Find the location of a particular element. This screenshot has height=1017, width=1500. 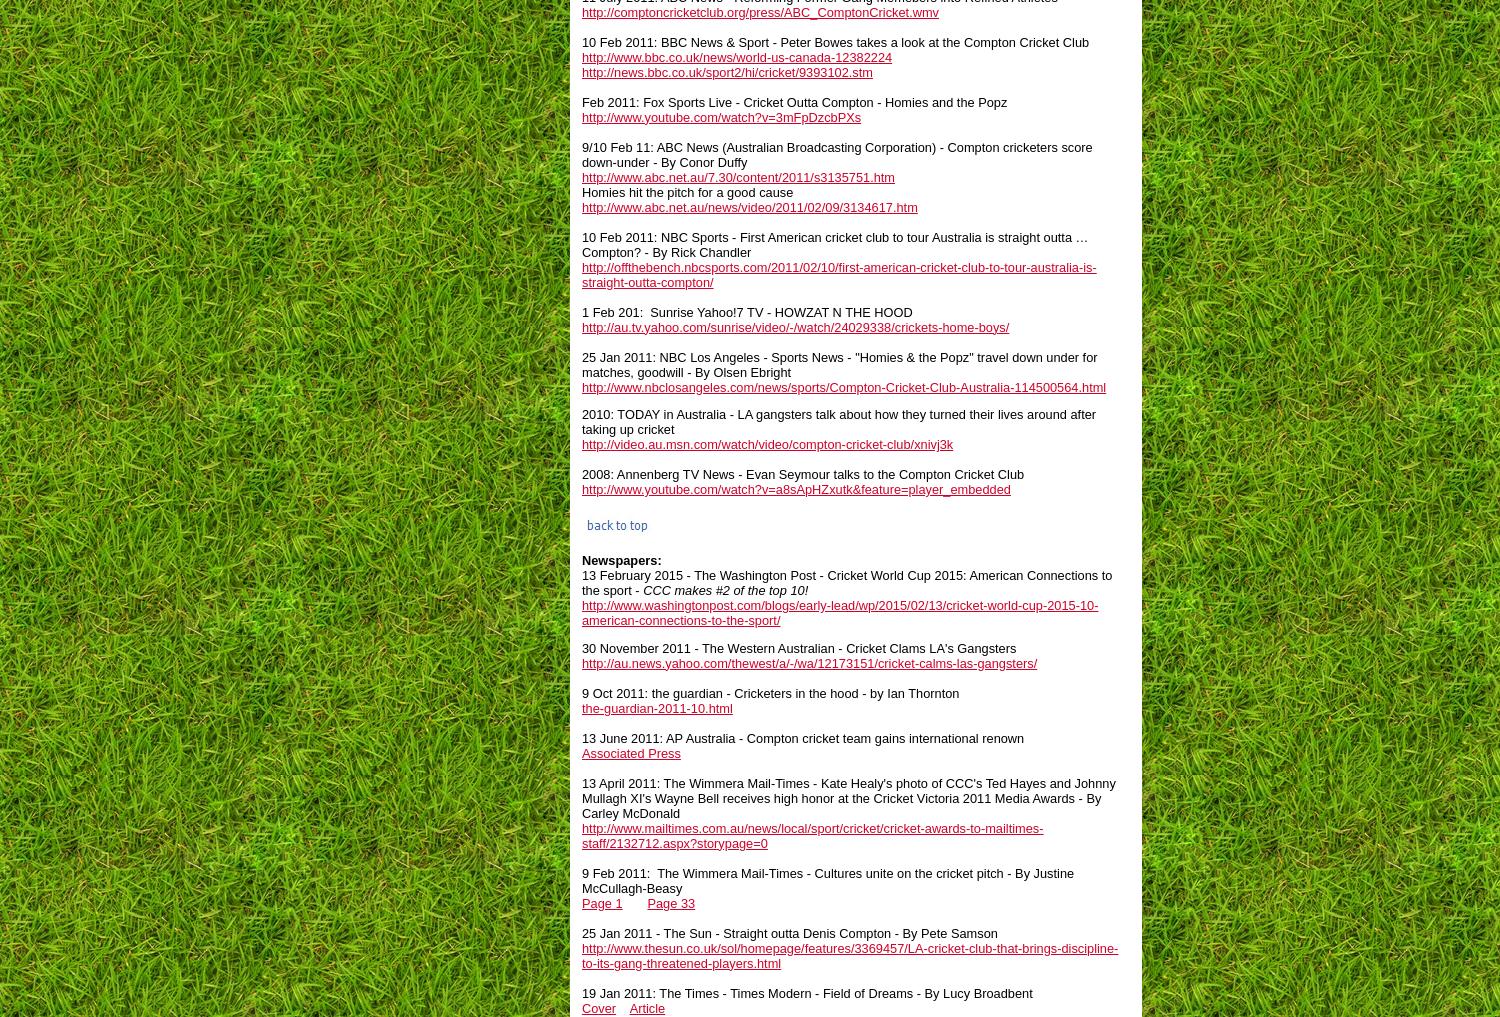

'http://www.mailtimes.com.au/news/local/sport/cricket/cricket-awards-to-mailtimes-staff/2132712.aspx?storypage=0' is located at coordinates (581, 833).